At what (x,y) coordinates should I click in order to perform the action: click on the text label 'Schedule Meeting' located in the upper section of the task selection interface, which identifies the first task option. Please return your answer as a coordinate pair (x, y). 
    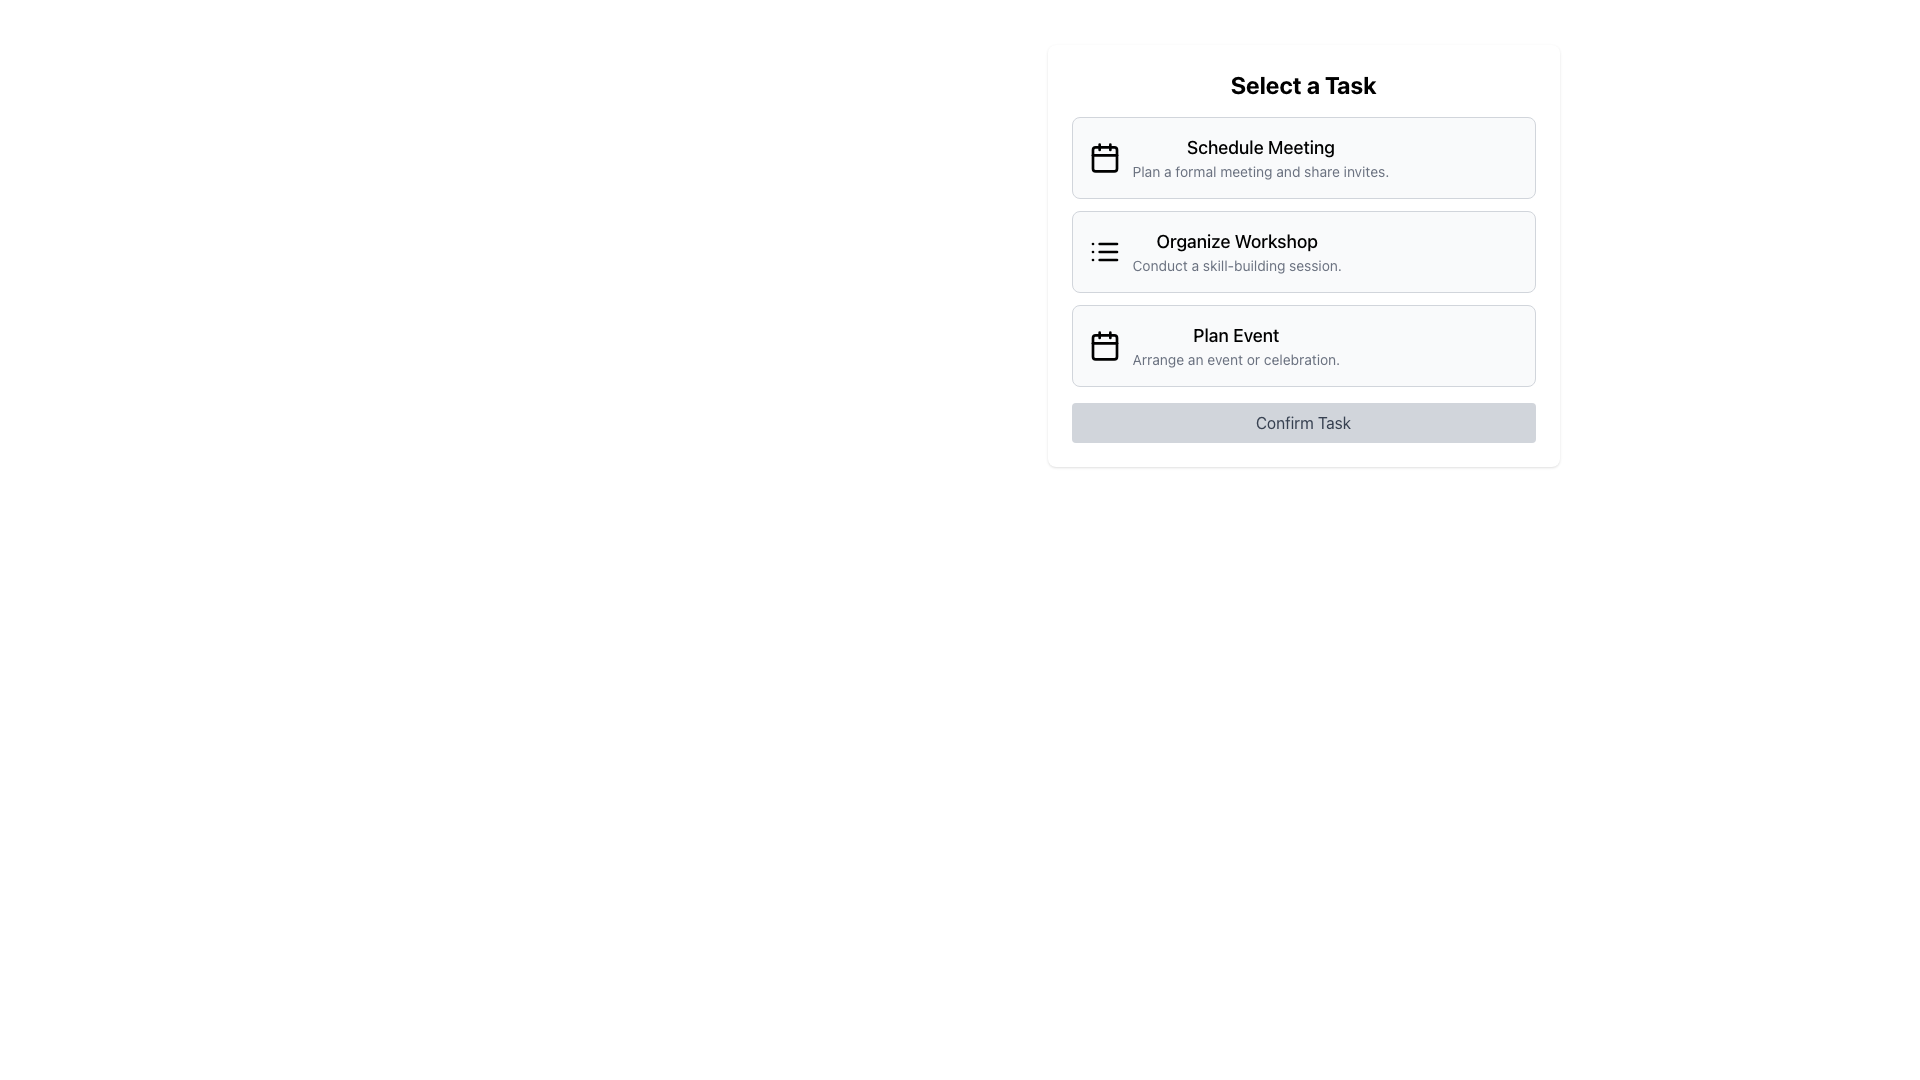
    Looking at the image, I should click on (1259, 146).